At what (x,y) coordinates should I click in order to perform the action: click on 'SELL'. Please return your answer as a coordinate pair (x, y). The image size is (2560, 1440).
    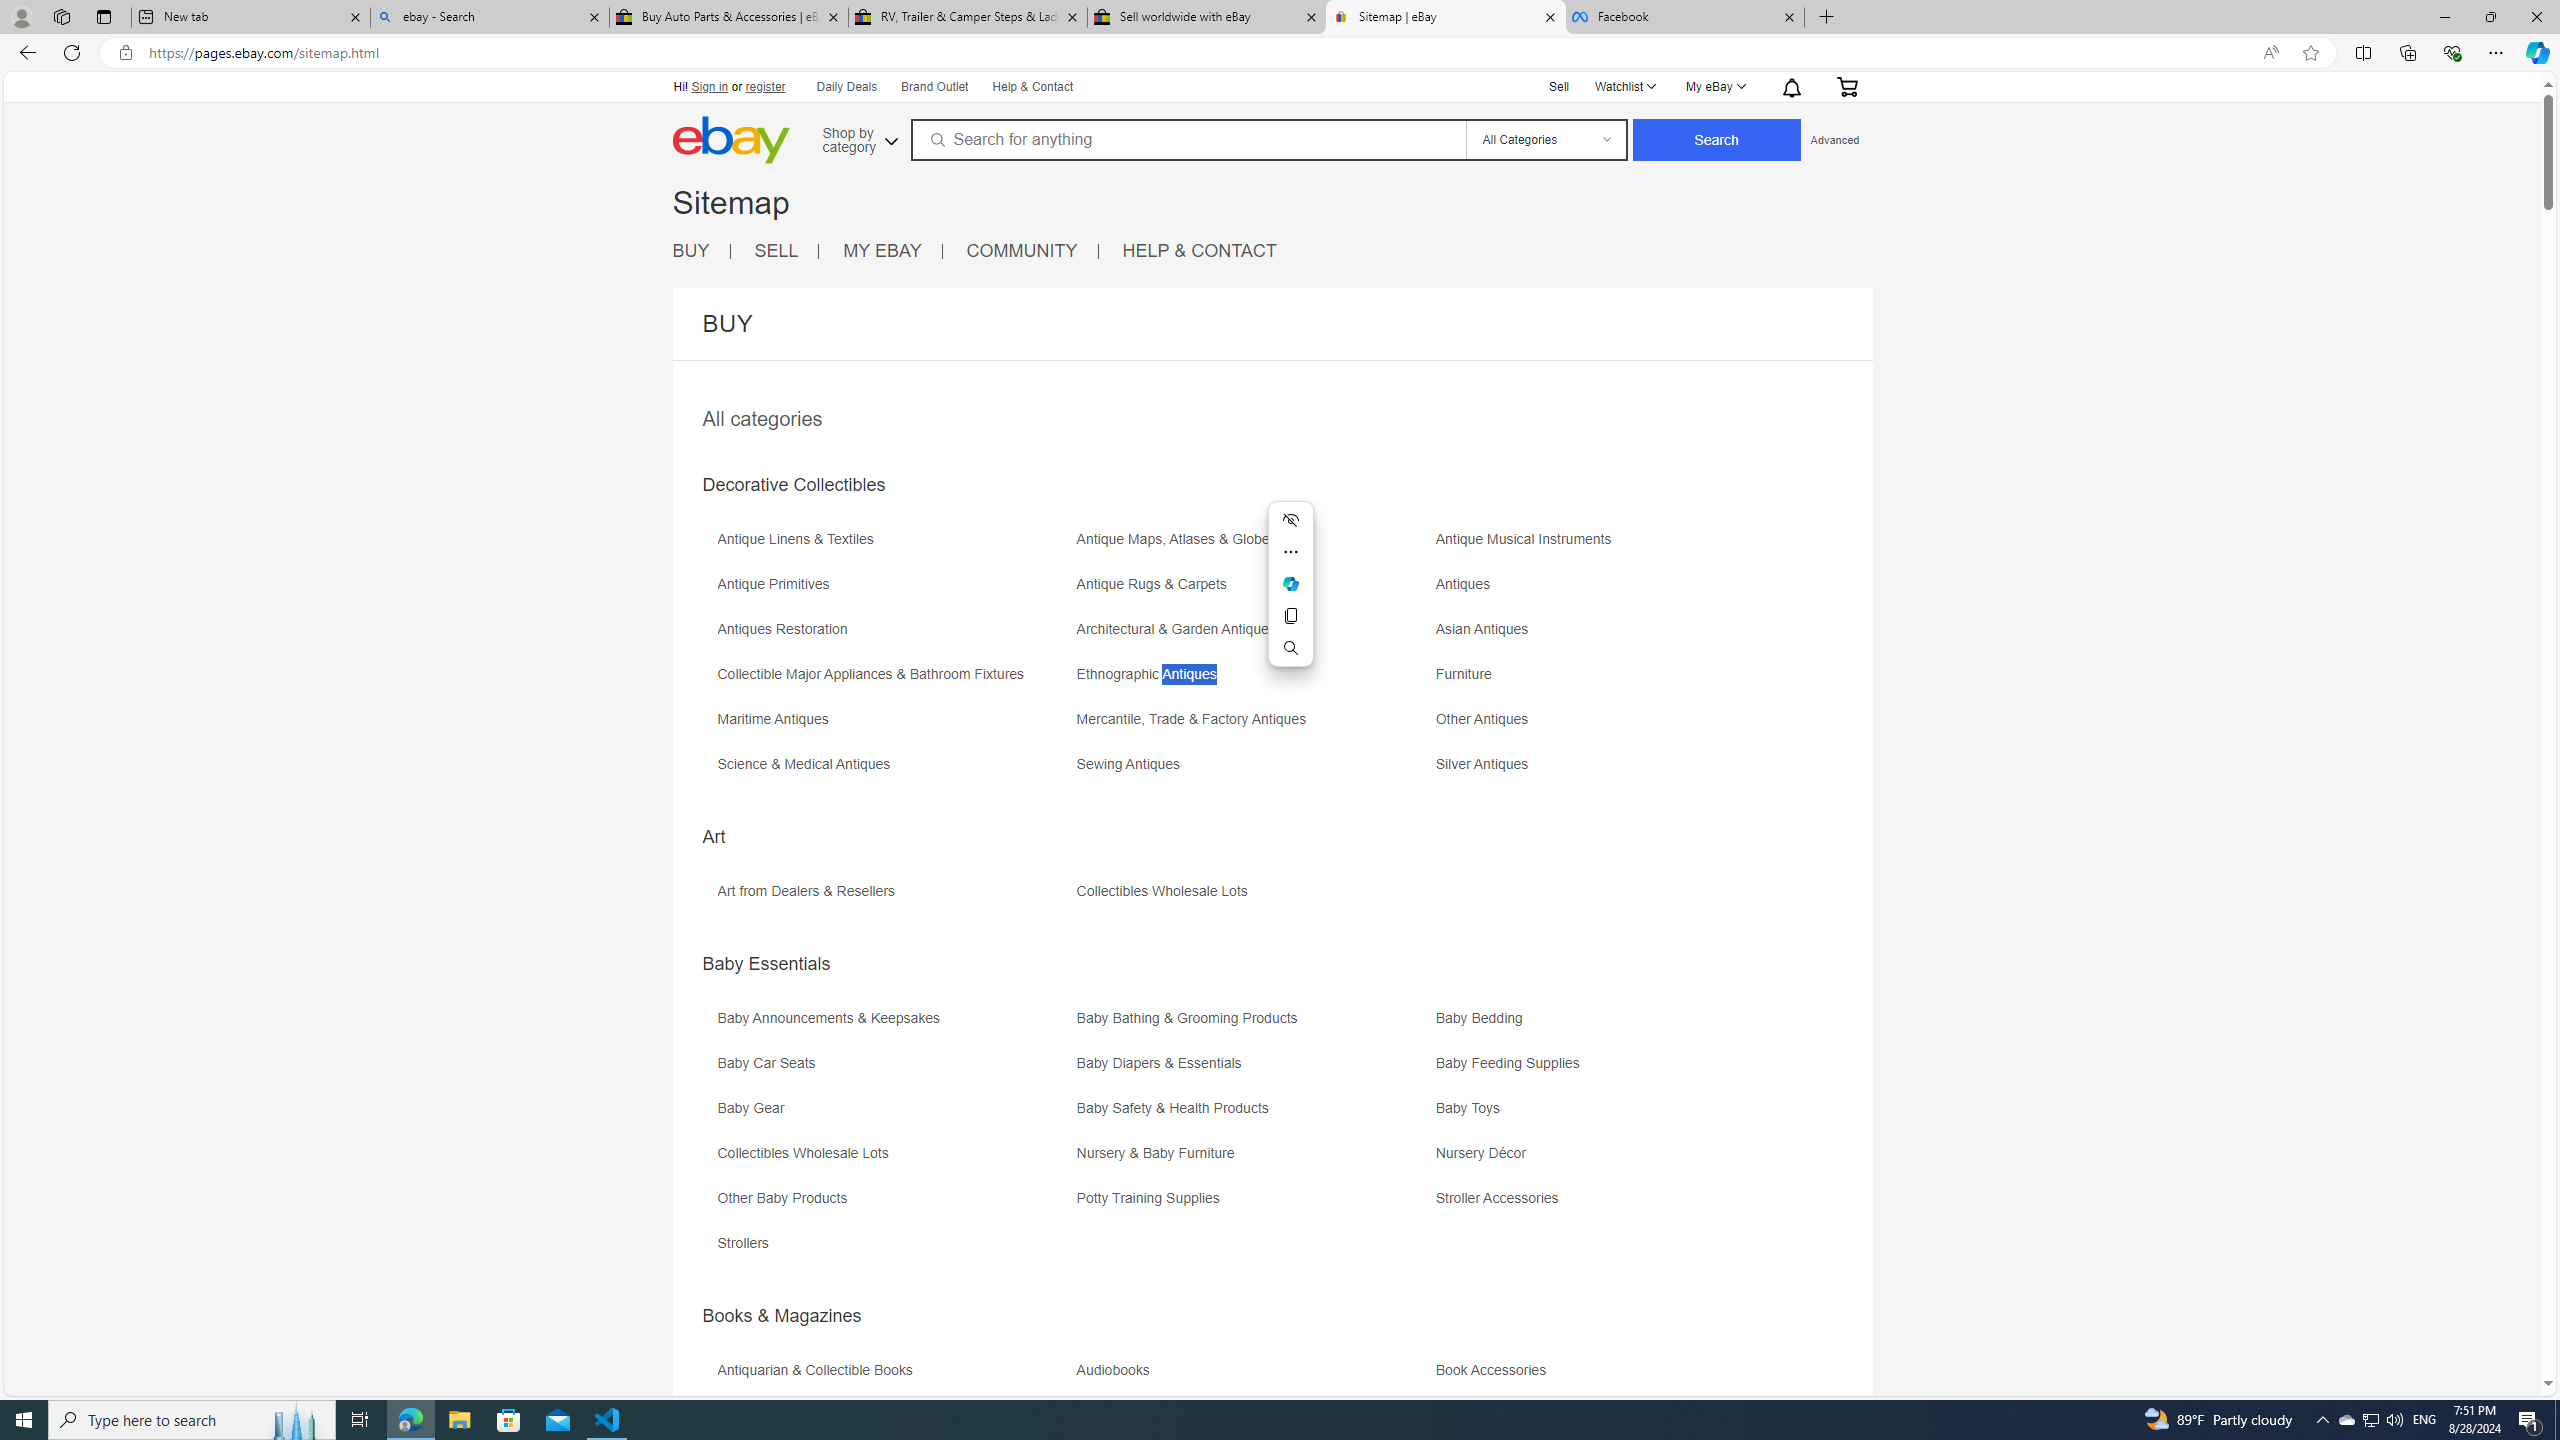
    Looking at the image, I should click on (786, 250).